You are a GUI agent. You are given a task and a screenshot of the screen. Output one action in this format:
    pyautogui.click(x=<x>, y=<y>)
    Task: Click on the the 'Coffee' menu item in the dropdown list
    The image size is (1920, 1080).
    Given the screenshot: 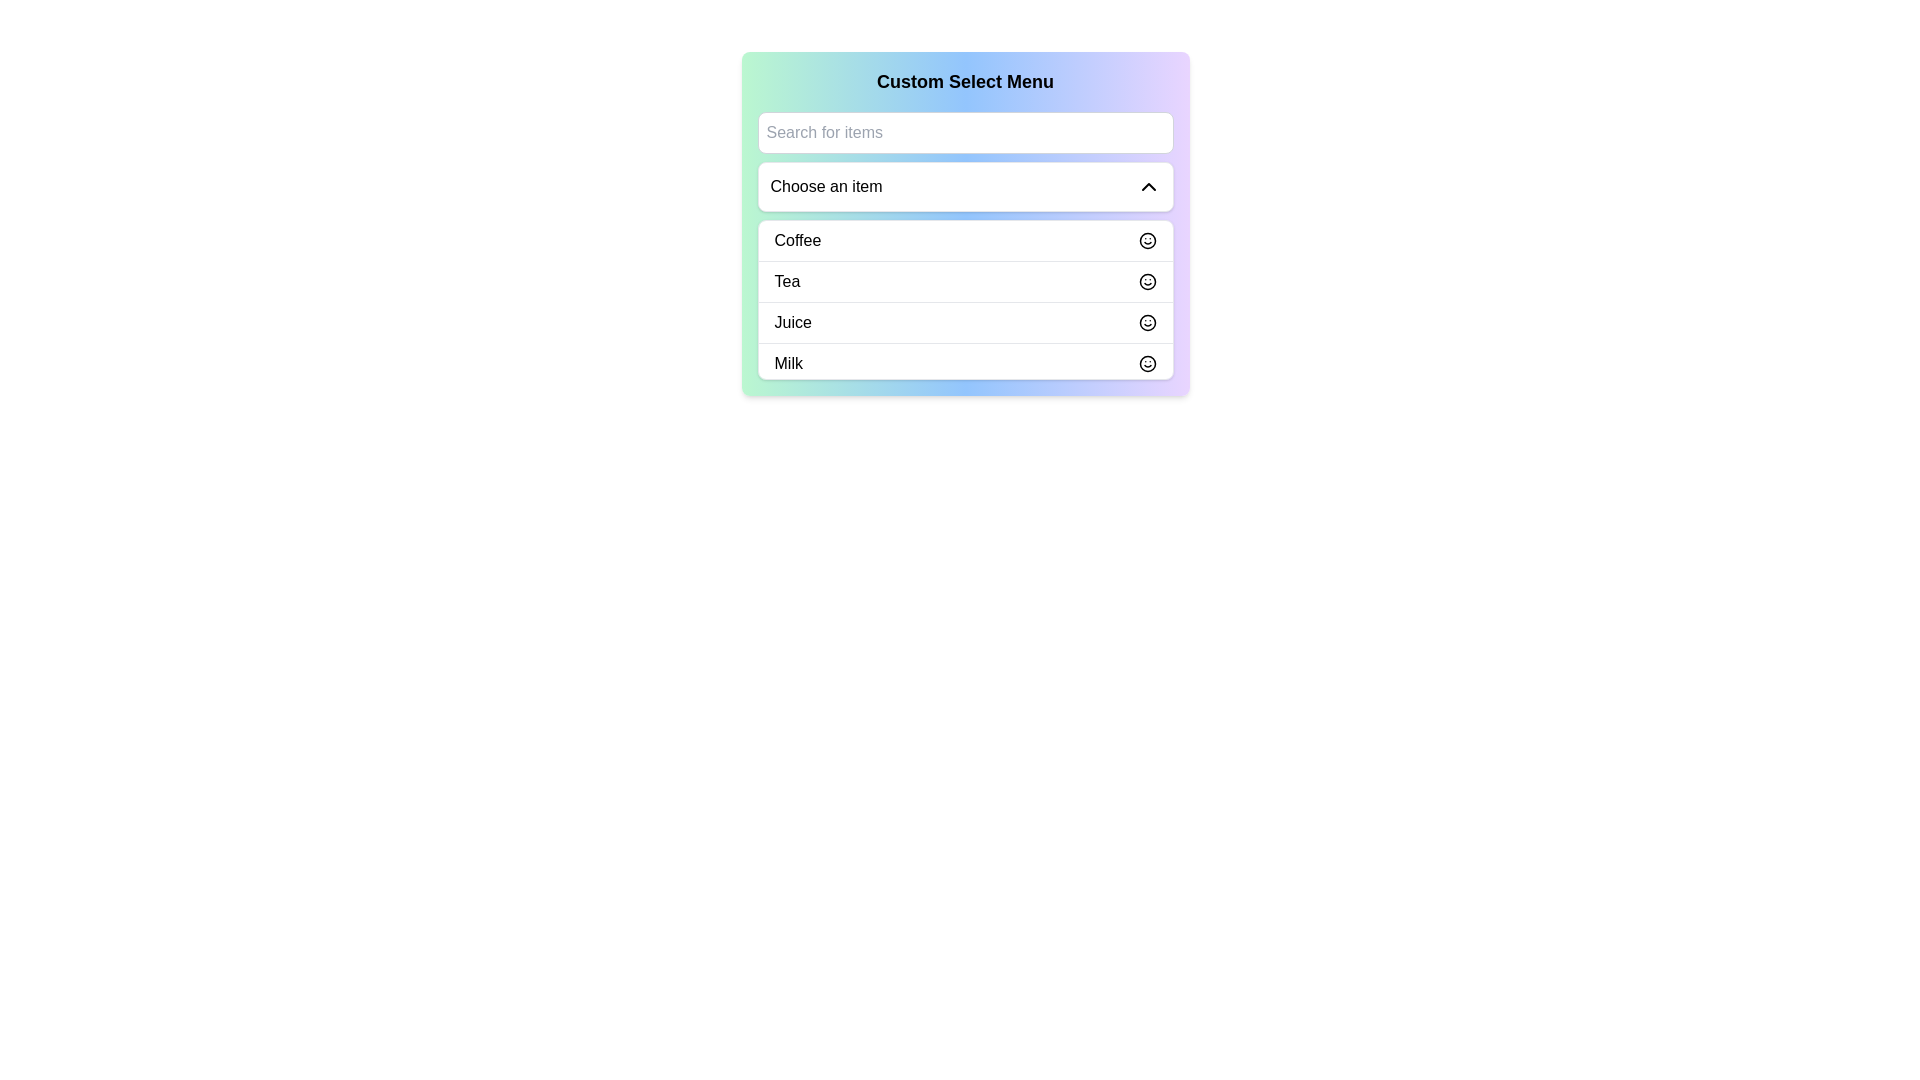 What is the action you would take?
    pyautogui.click(x=796, y=239)
    